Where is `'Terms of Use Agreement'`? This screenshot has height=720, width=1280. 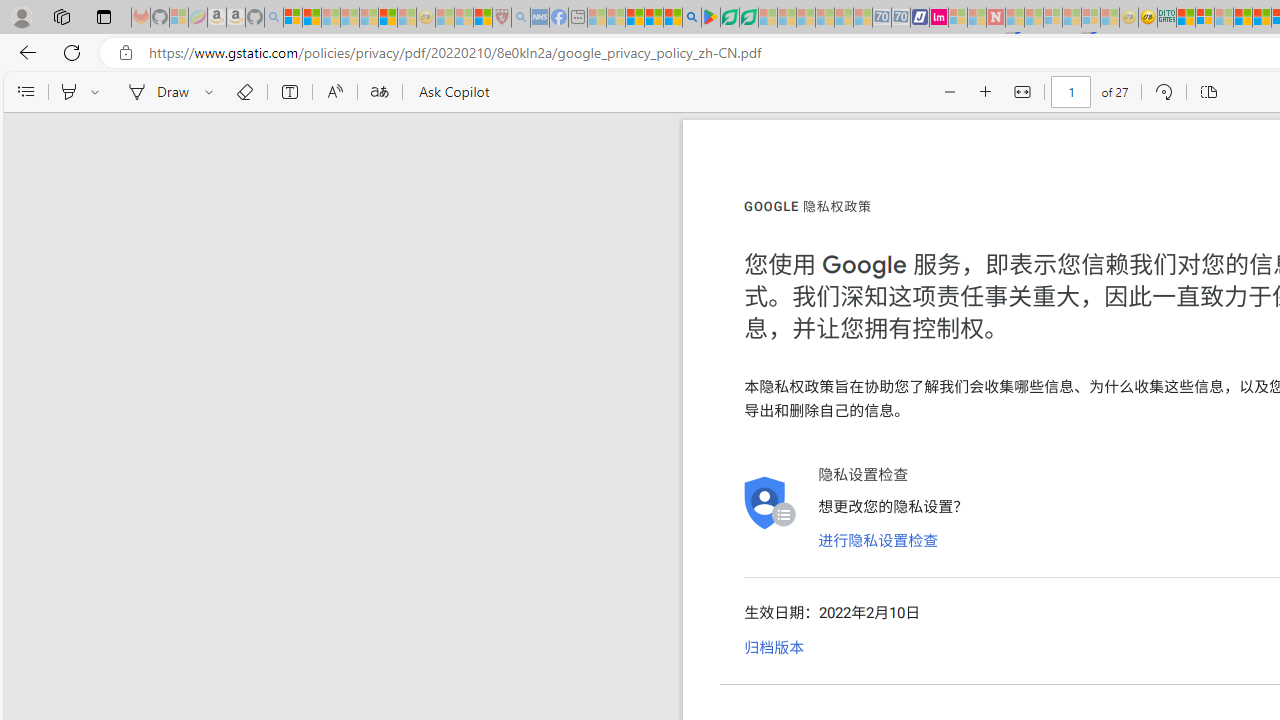
'Terms of Use Agreement' is located at coordinates (728, 17).